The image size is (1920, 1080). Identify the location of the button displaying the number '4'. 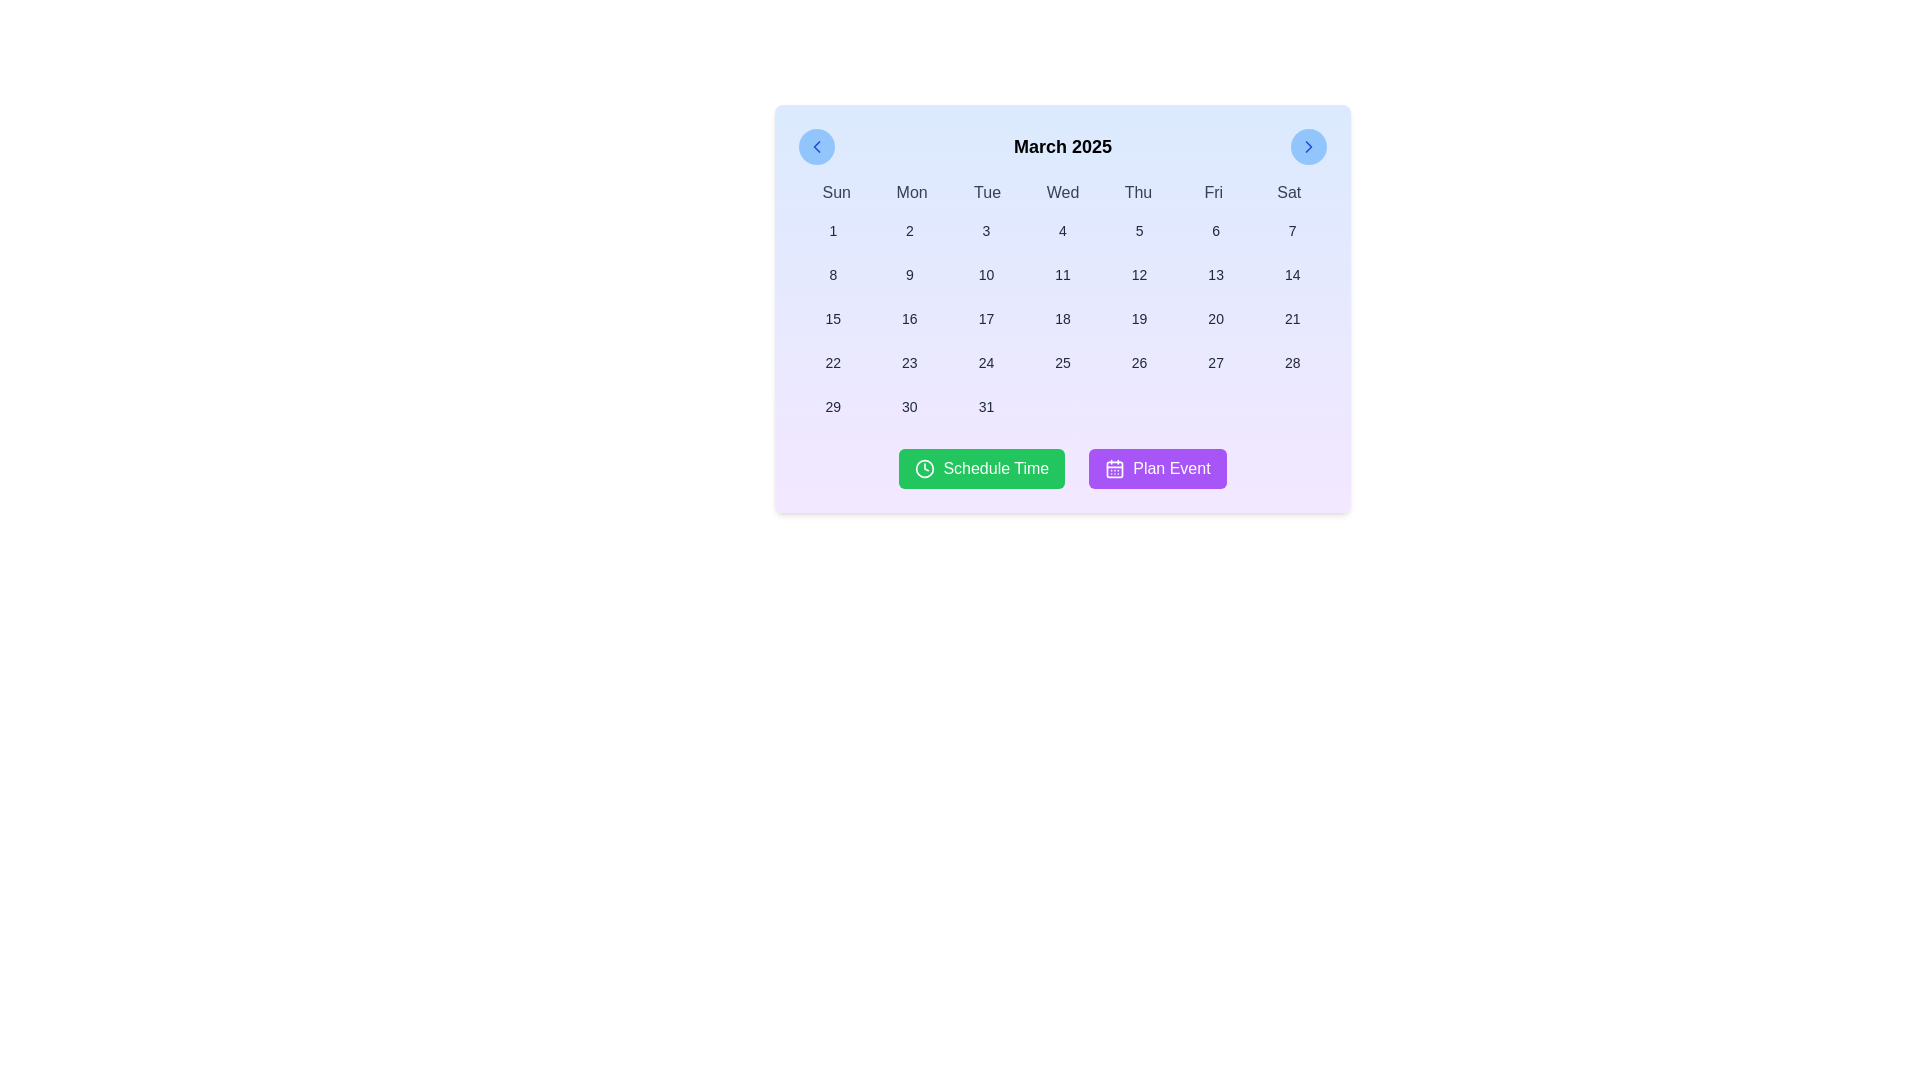
(1061, 230).